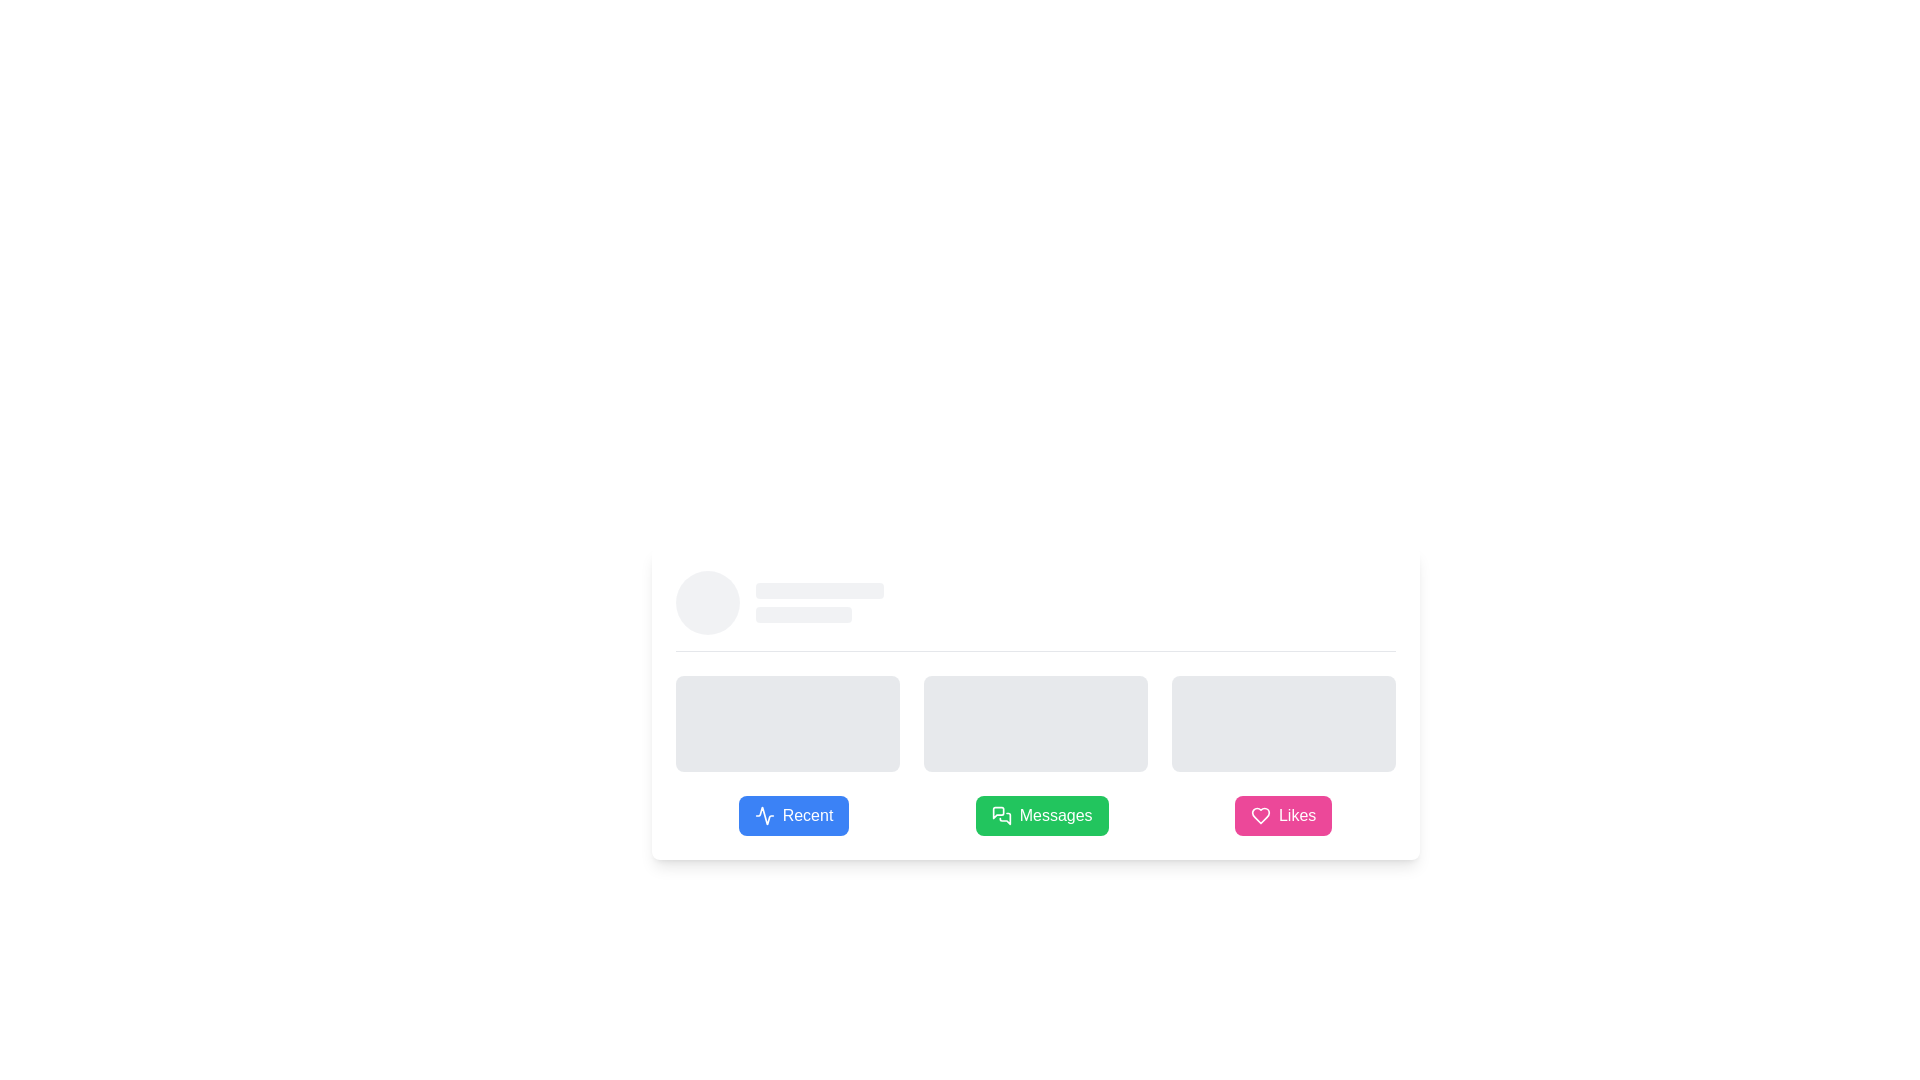 Image resolution: width=1920 pixels, height=1080 pixels. What do you see at coordinates (1035, 724) in the screenshot?
I see `the middle loading skeleton placeholder, which has a gray background and rounded corners, indicating a loading state with a pulsing animation` at bounding box center [1035, 724].